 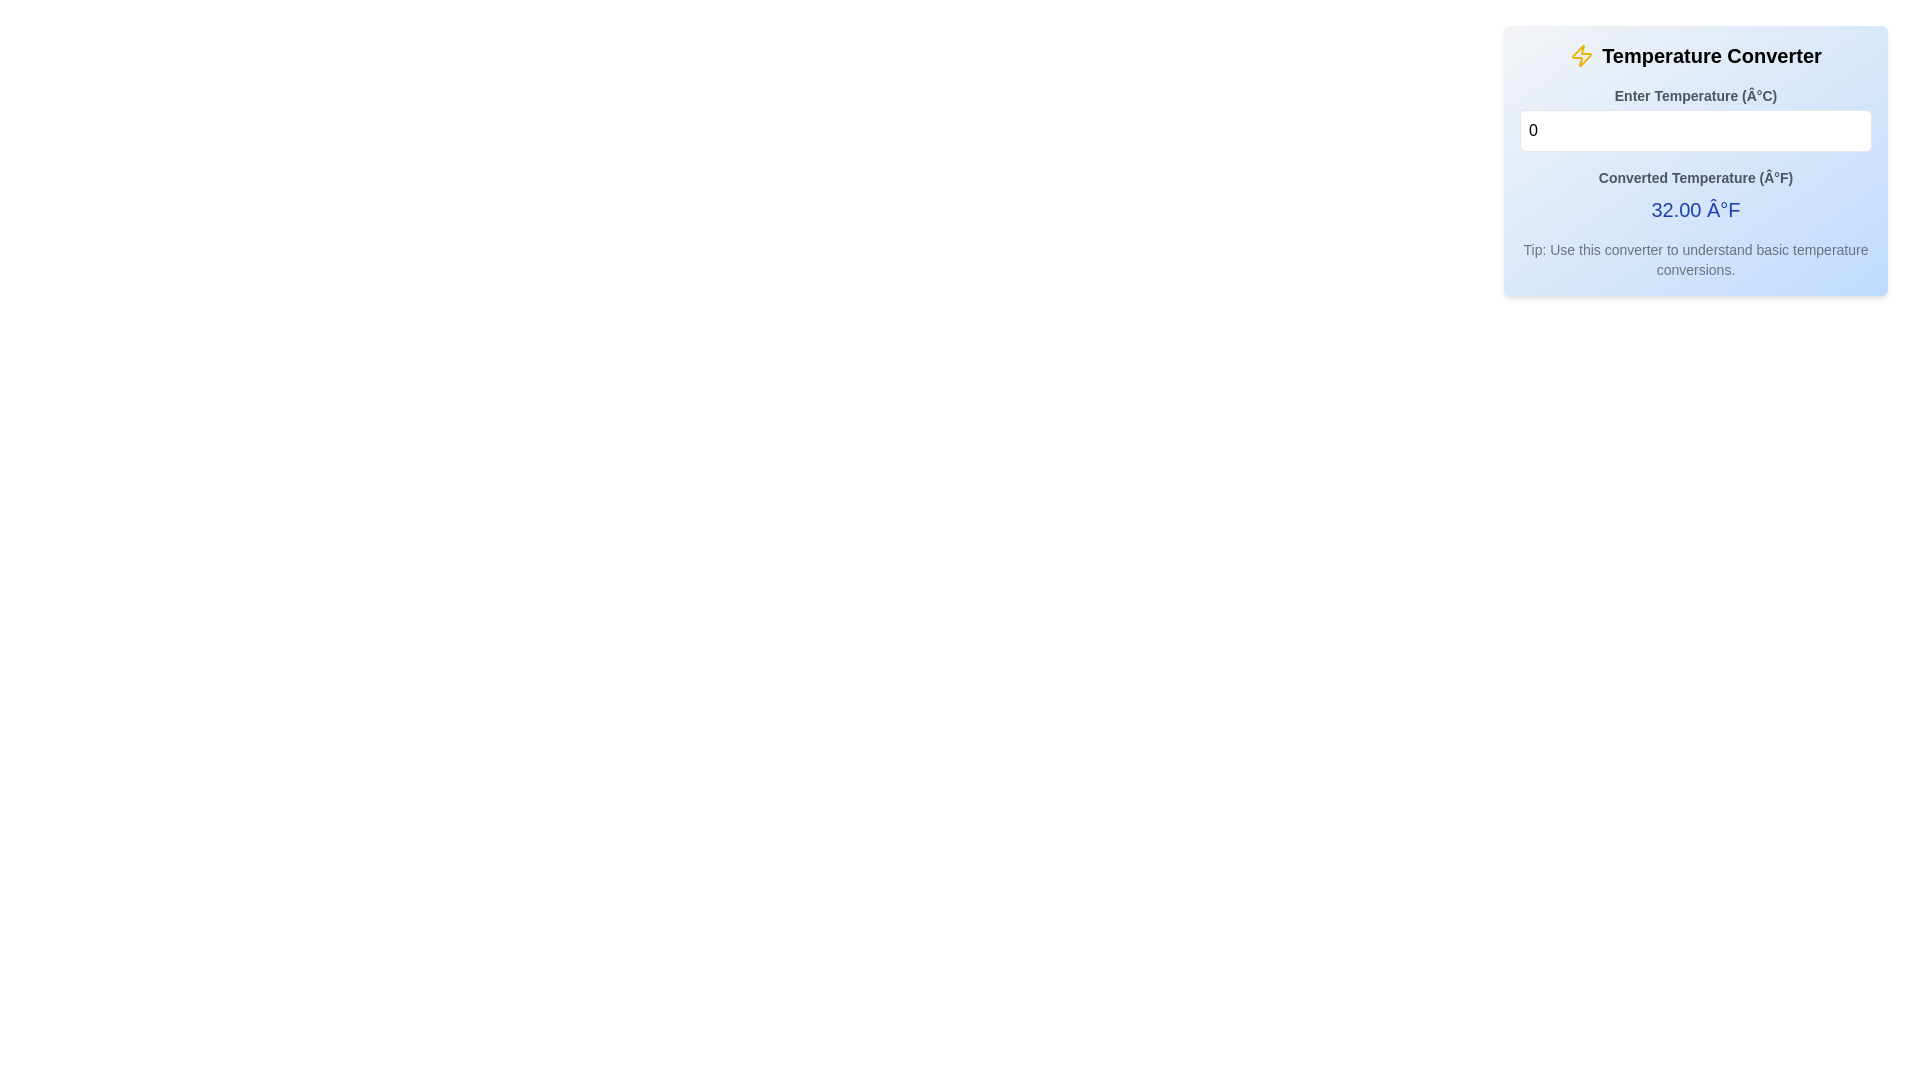 What do you see at coordinates (1694, 55) in the screenshot?
I see `the 'Temperature Converter' text label, which is styled with bold and large text and has a yellow lightning bolt icon adjacent to it, to initiate an action` at bounding box center [1694, 55].